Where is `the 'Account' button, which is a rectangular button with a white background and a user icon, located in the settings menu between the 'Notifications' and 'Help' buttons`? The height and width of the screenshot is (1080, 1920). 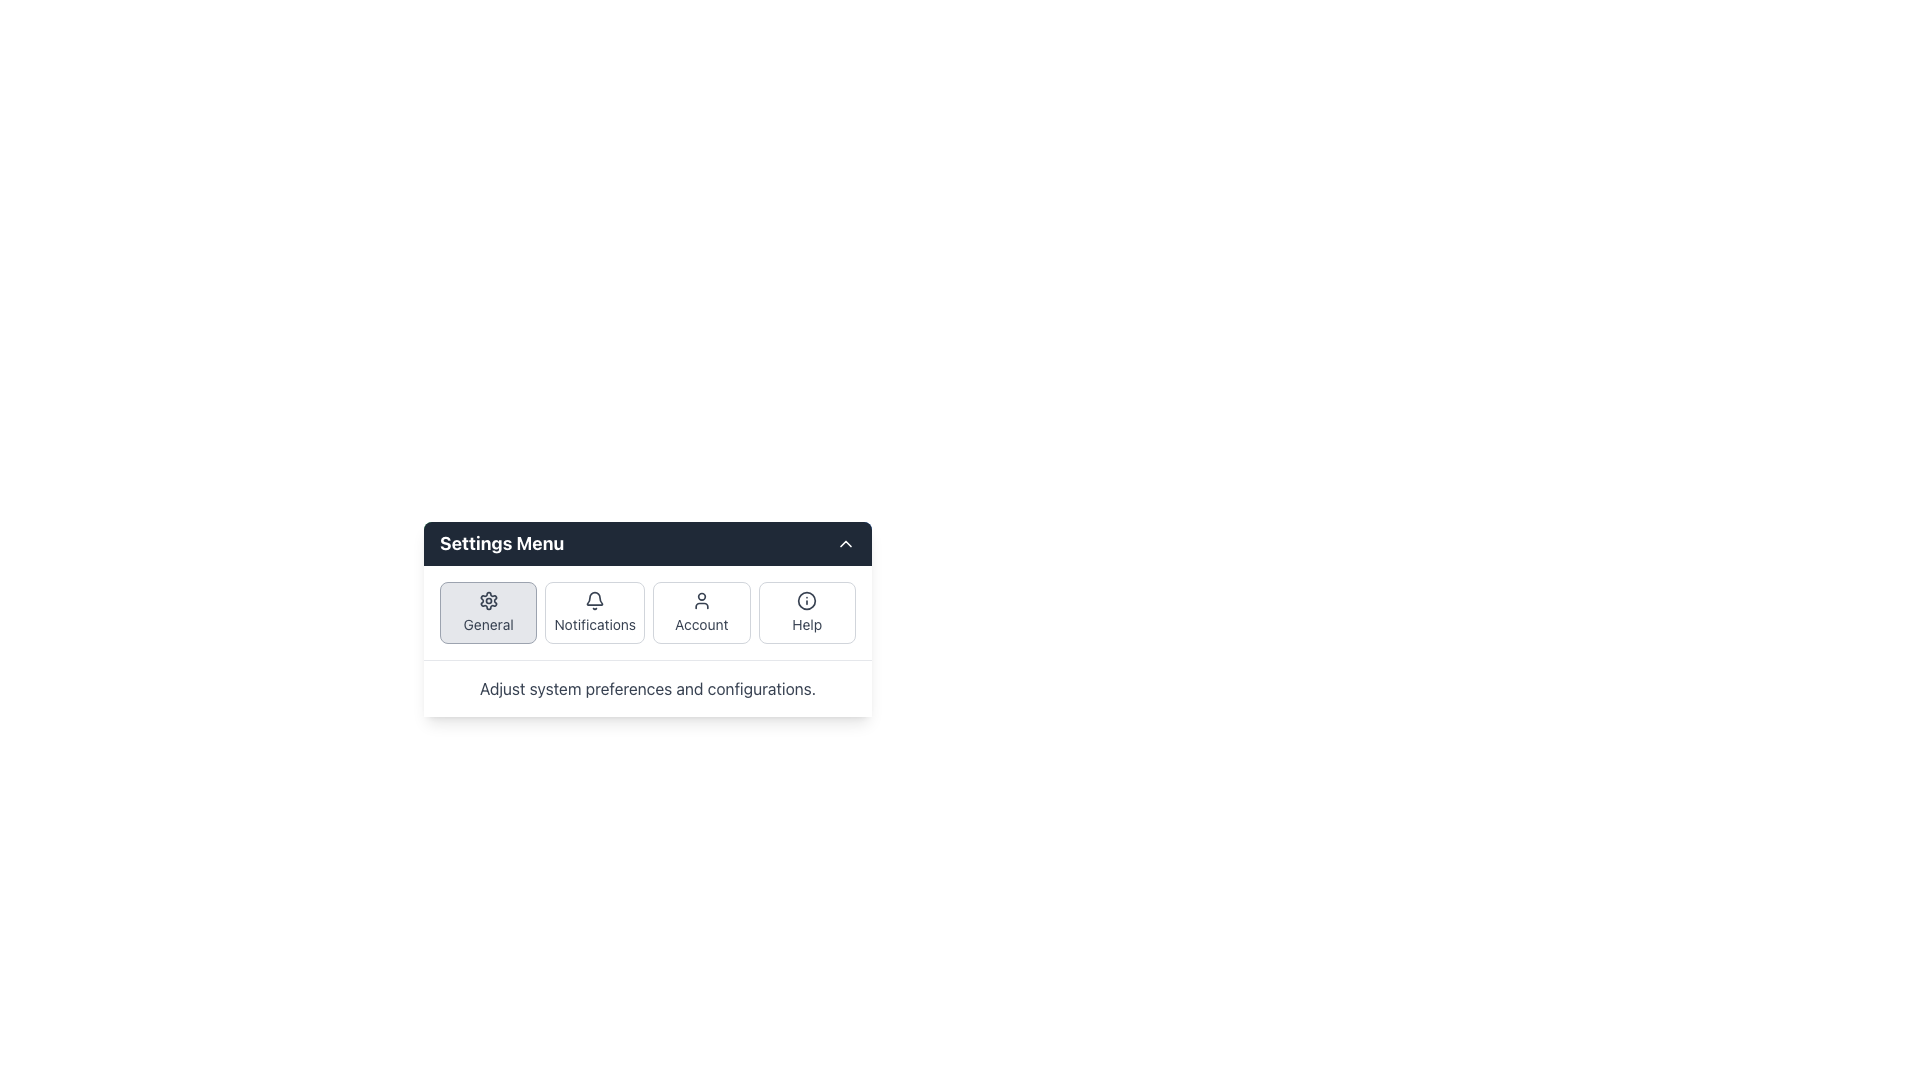 the 'Account' button, which is a rectangular button with a white background and a user icon, located in the settings menu between the 'Notifications' and 'Help' buttons is located at coordinates (701, 612).